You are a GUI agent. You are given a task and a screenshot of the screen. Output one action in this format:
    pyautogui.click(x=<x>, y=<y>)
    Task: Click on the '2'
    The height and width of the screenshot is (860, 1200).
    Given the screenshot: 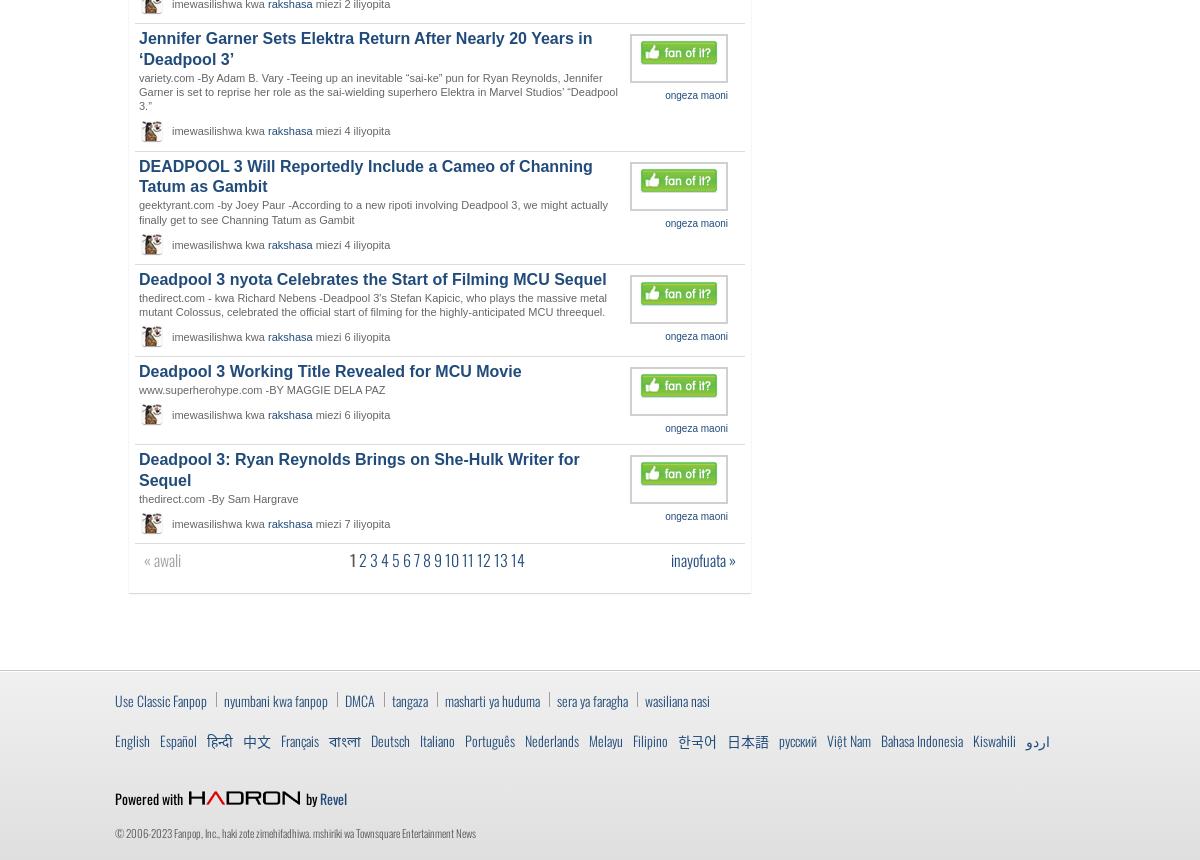 What is the action you would take?
    pyautogui.click(x=363, y=560)
    